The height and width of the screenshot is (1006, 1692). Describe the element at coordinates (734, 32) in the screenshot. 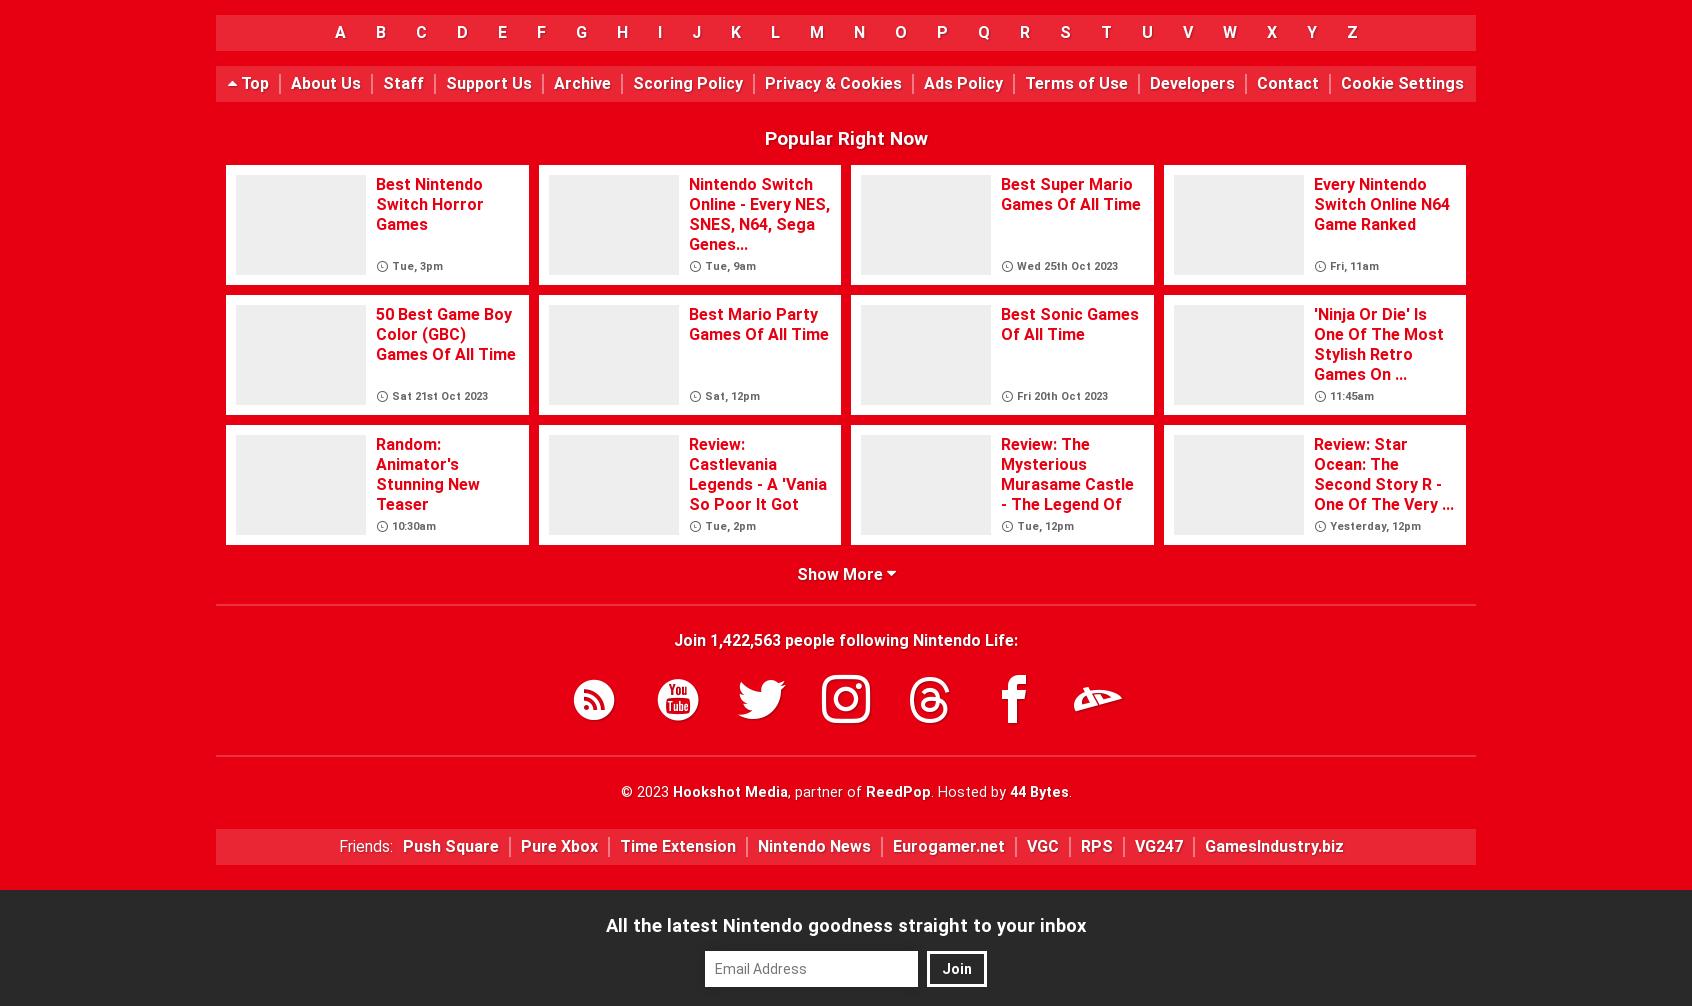

I see `'K'` at that location.